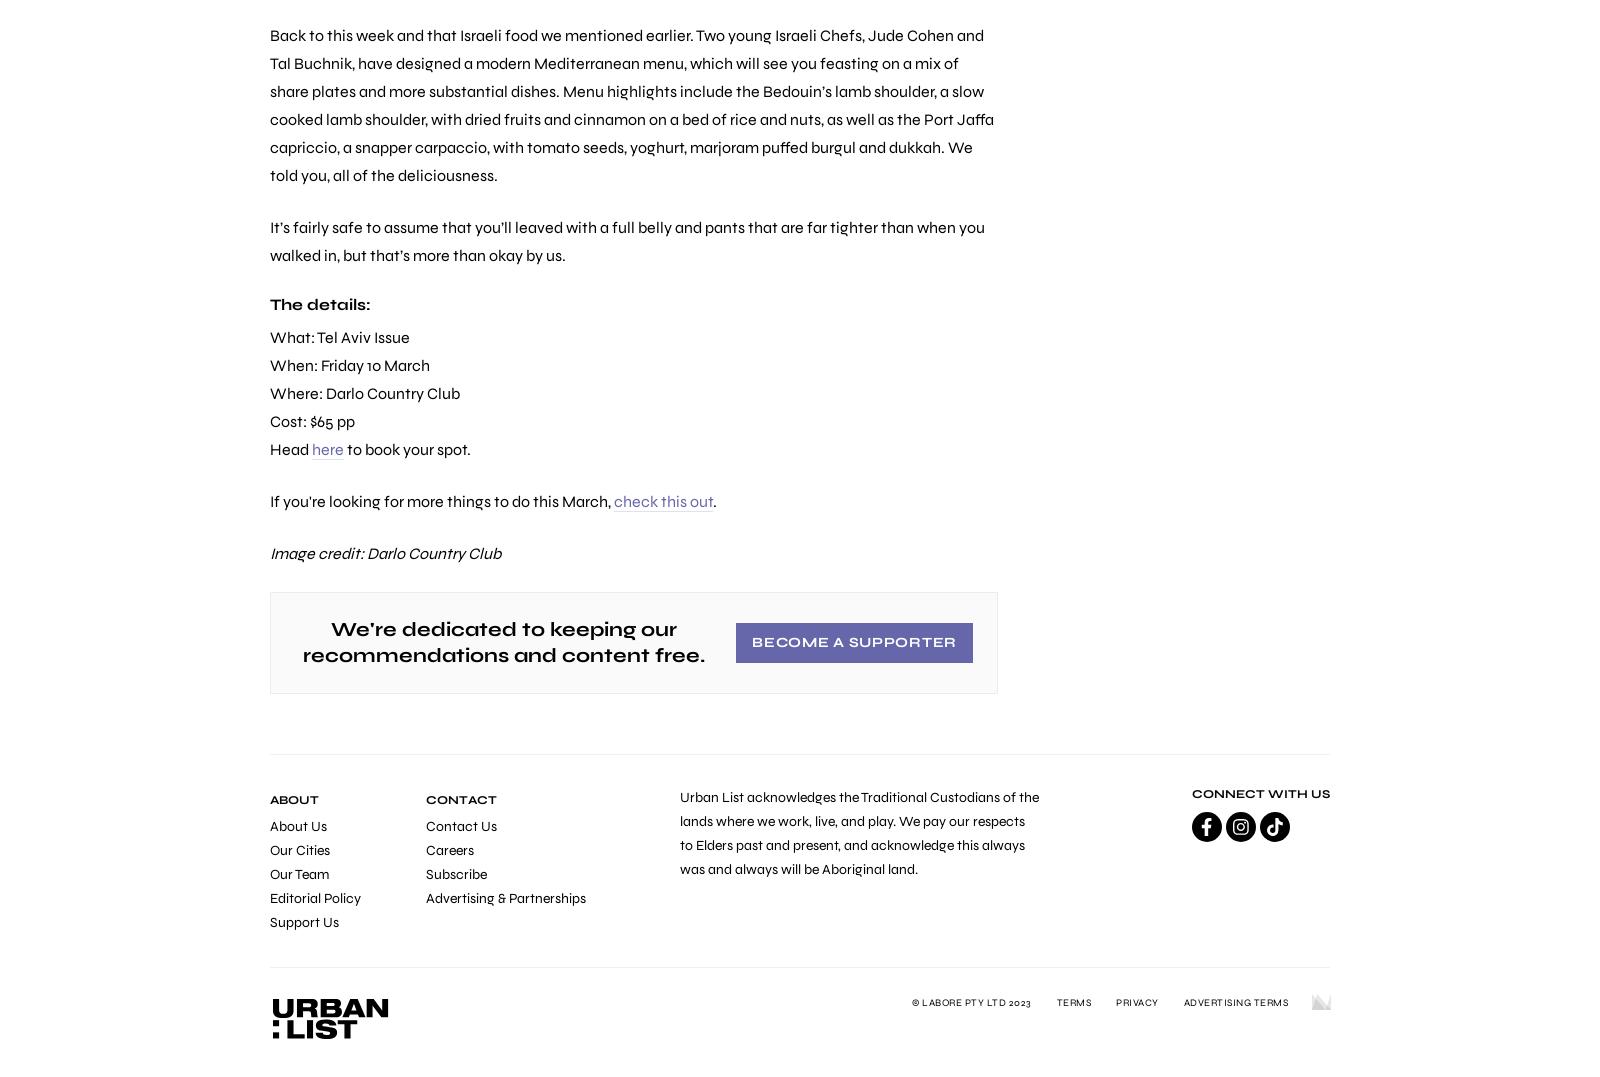 This screenshot has height=1077, width=1600. What do you see at coordinates (320, 303) in the screenshot?
I see `'The details:'` at bounding box center [320, 303].